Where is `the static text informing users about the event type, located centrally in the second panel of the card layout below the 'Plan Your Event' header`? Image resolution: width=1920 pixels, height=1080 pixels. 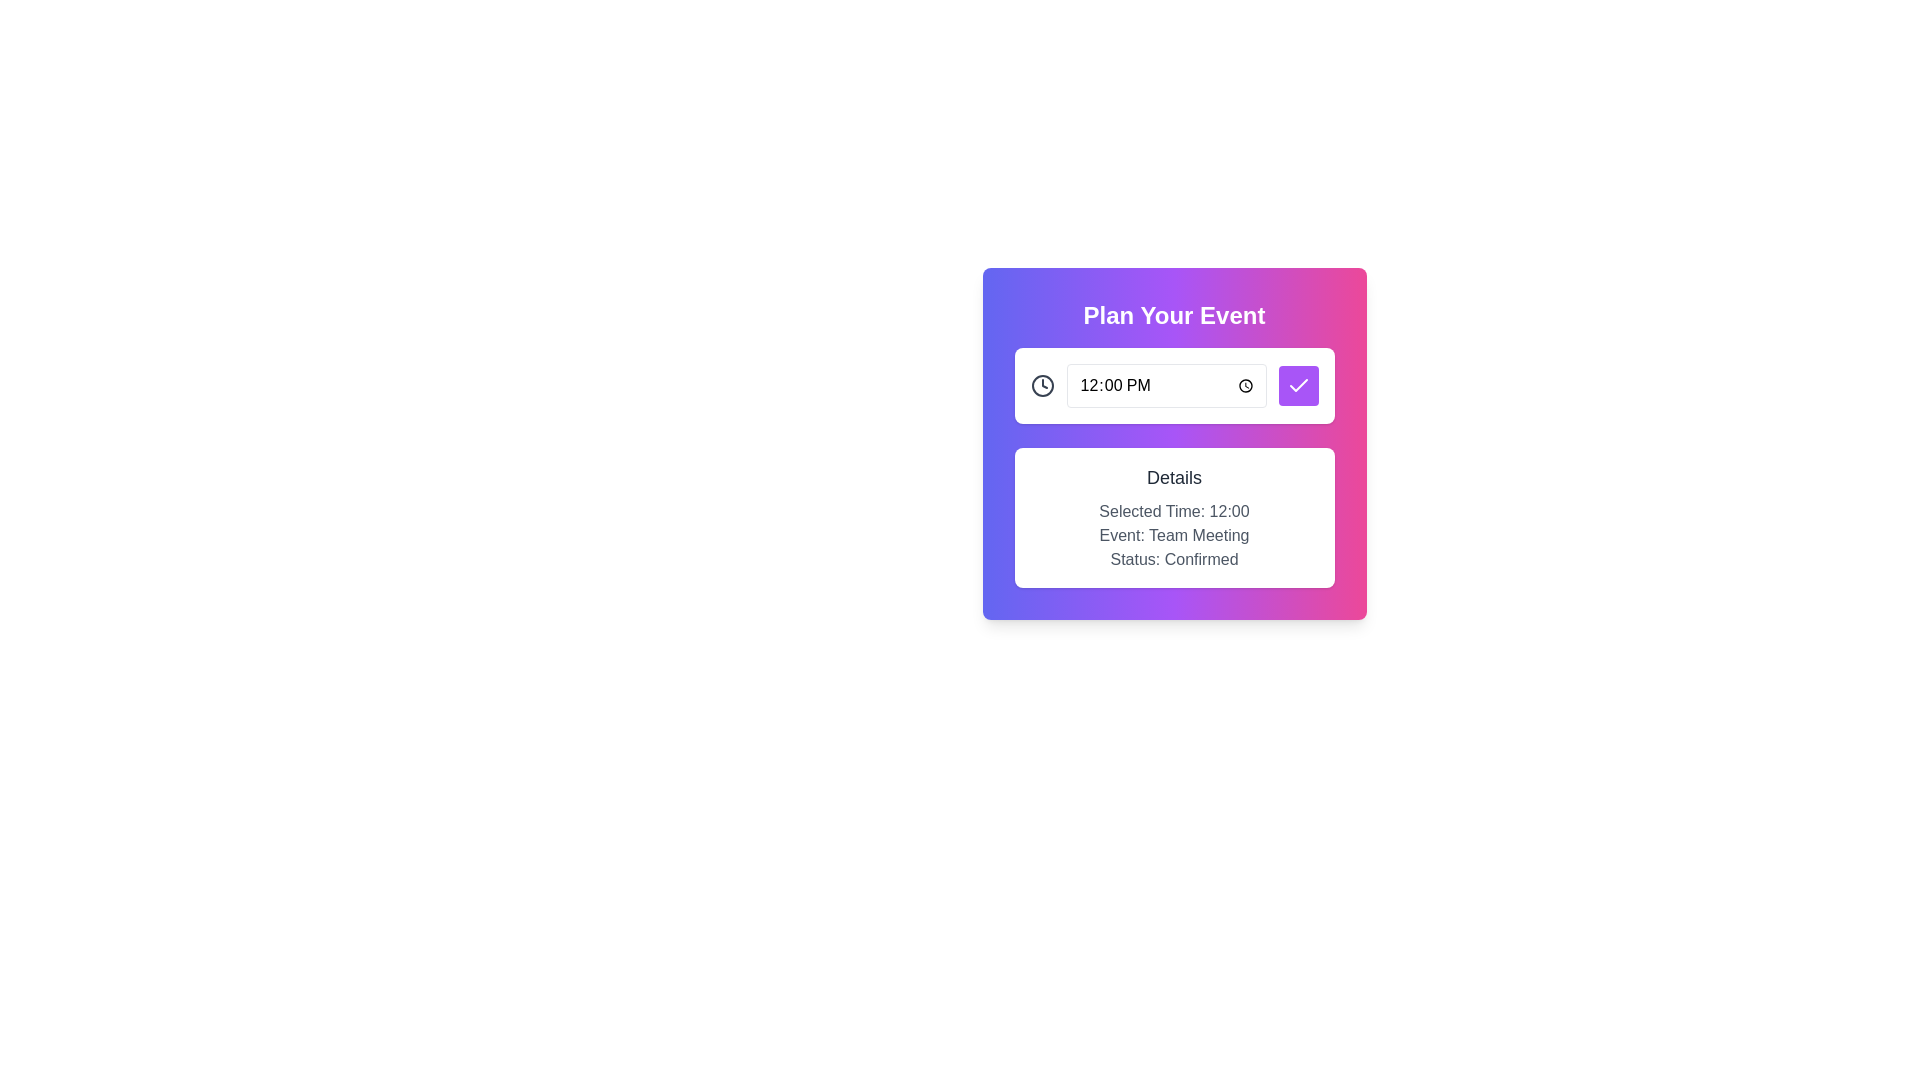
the static text informing users about the event type, located centrally in the second panel of the card layout below the 'Plan Your Event' header is located at coordinates (1174, 535).